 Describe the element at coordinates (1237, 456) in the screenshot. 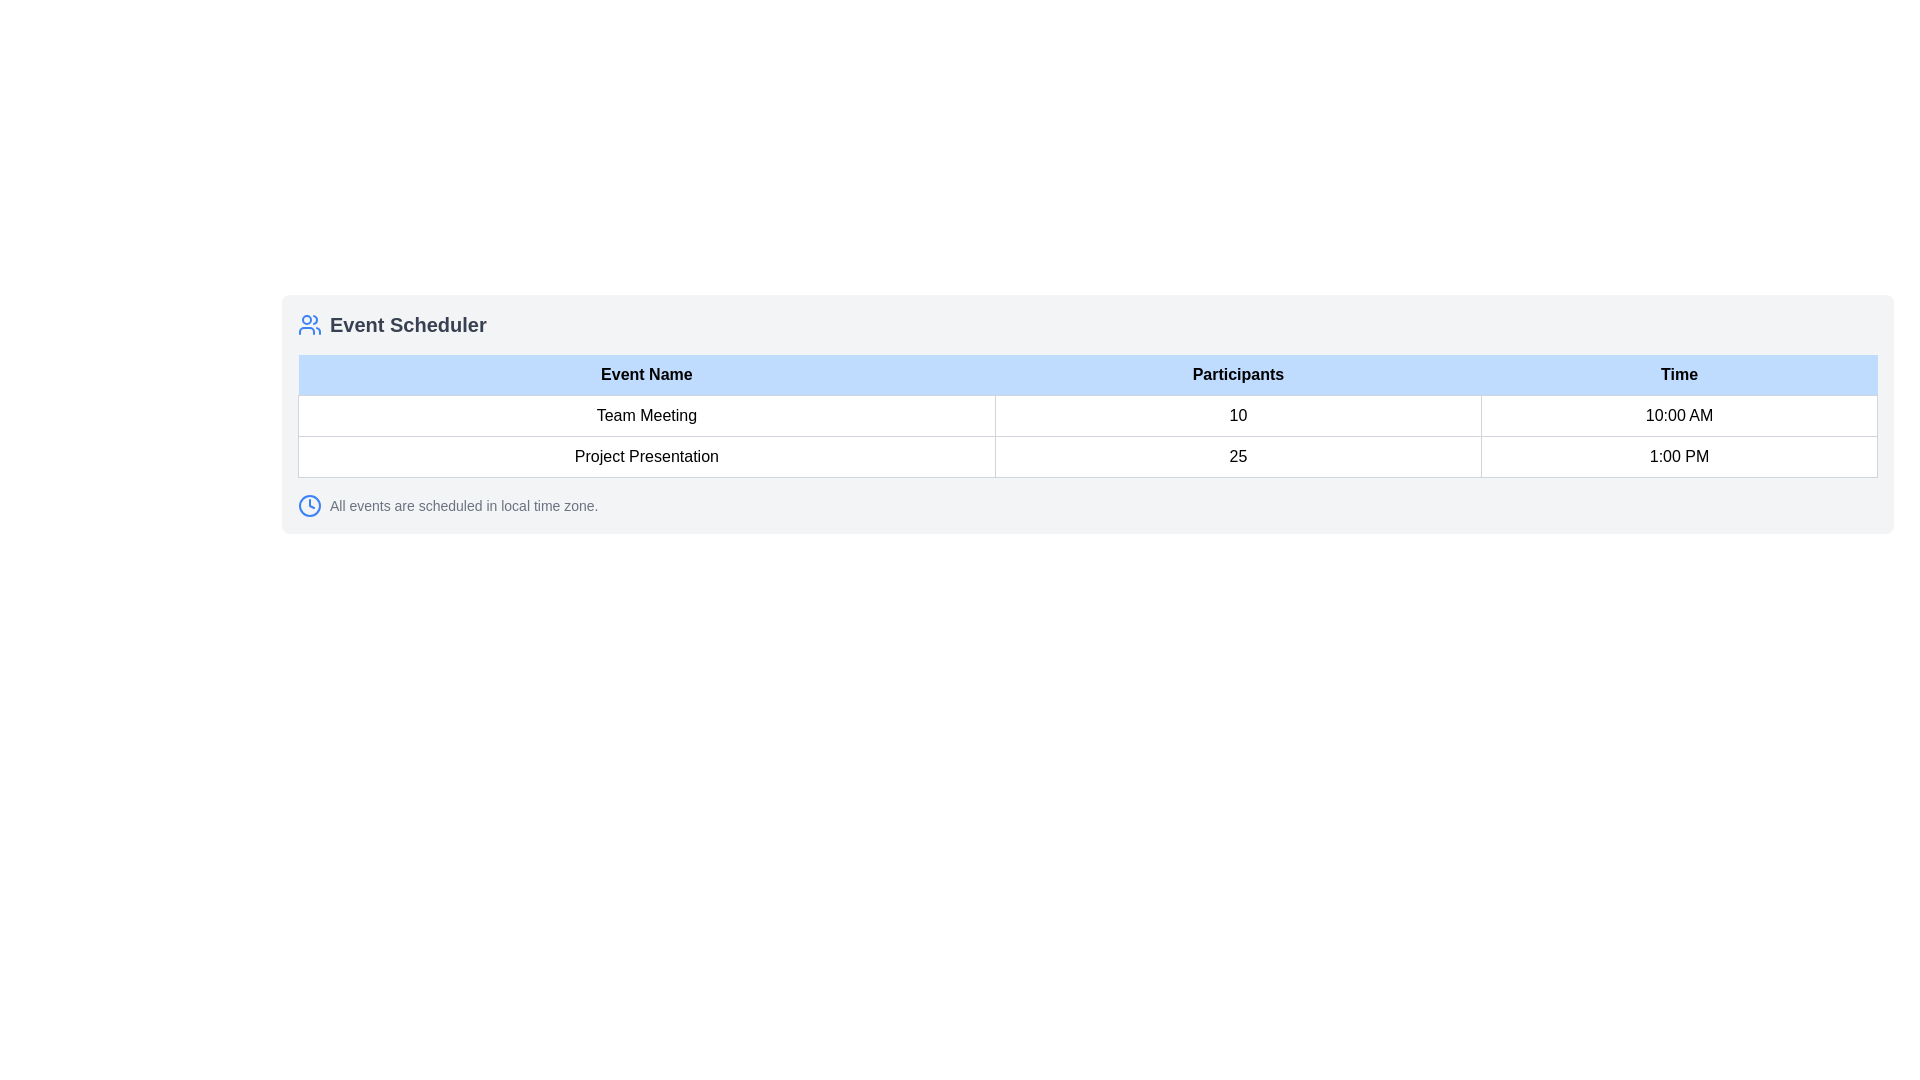

I see `the Table Cell in the second column of the second row under the 'Participants' header, which indicates the number of participants (25) for the event` at that location.